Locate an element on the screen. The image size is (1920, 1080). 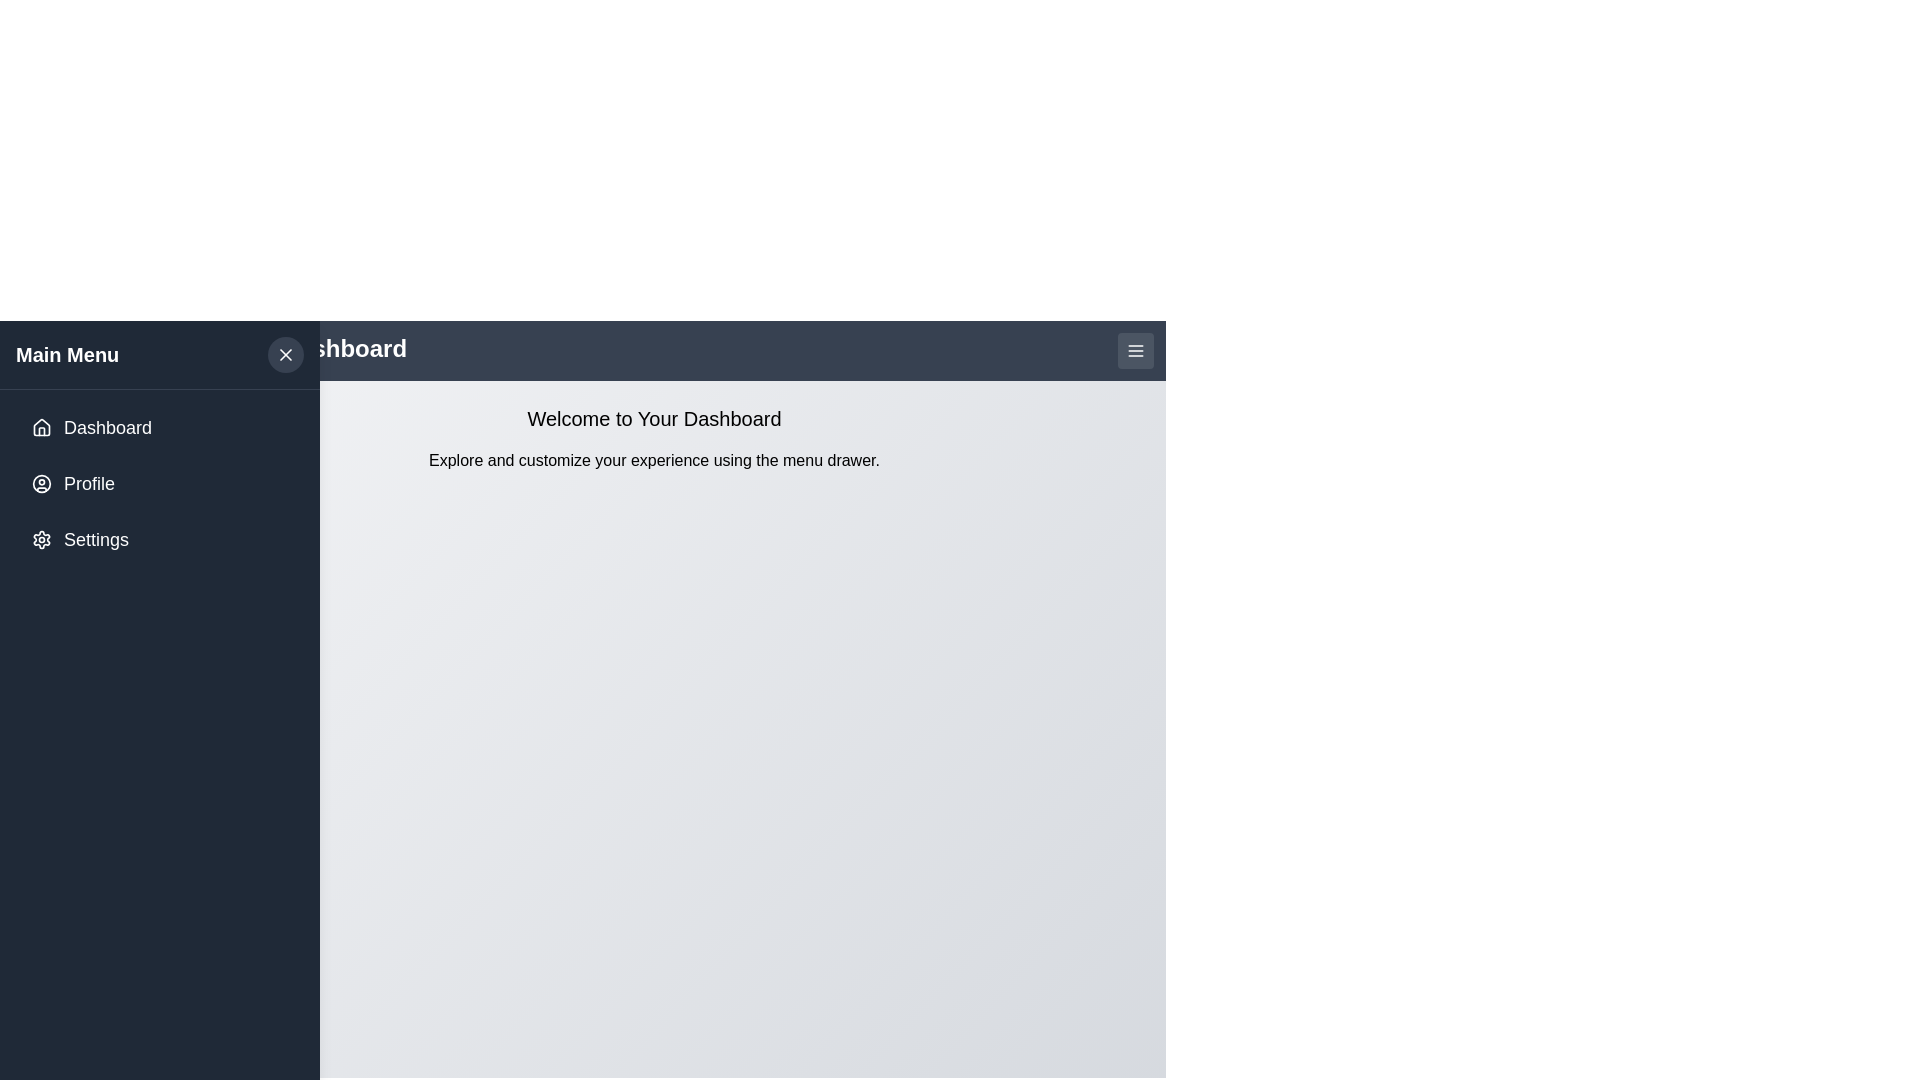
the welcoming message text element located at the top-center of the content area is located at coordinates (654, 418).